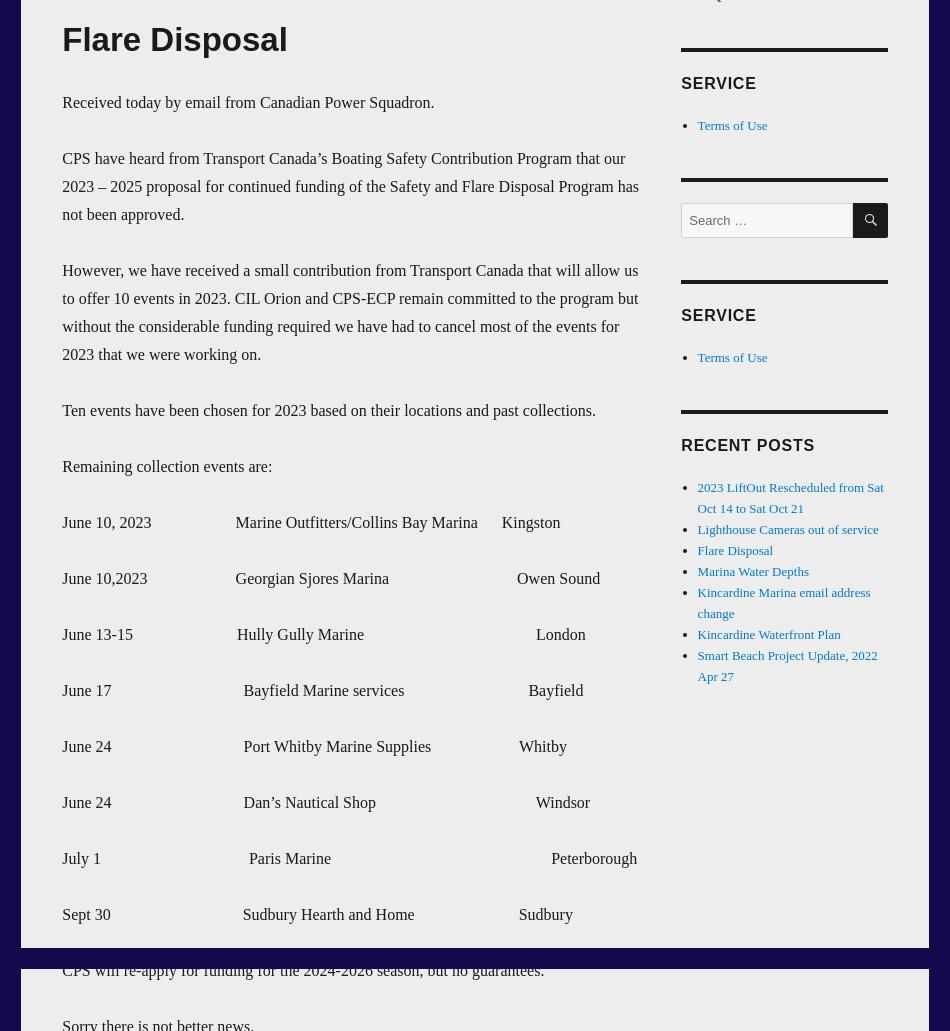 This screenshot has width=950, height=1031. Describe the element at coordinates (310, 521) in the screenshot. I see `'June 10, 2023                     Marine Outfitters/Collins Bay Marina      Kingston'` at that location.